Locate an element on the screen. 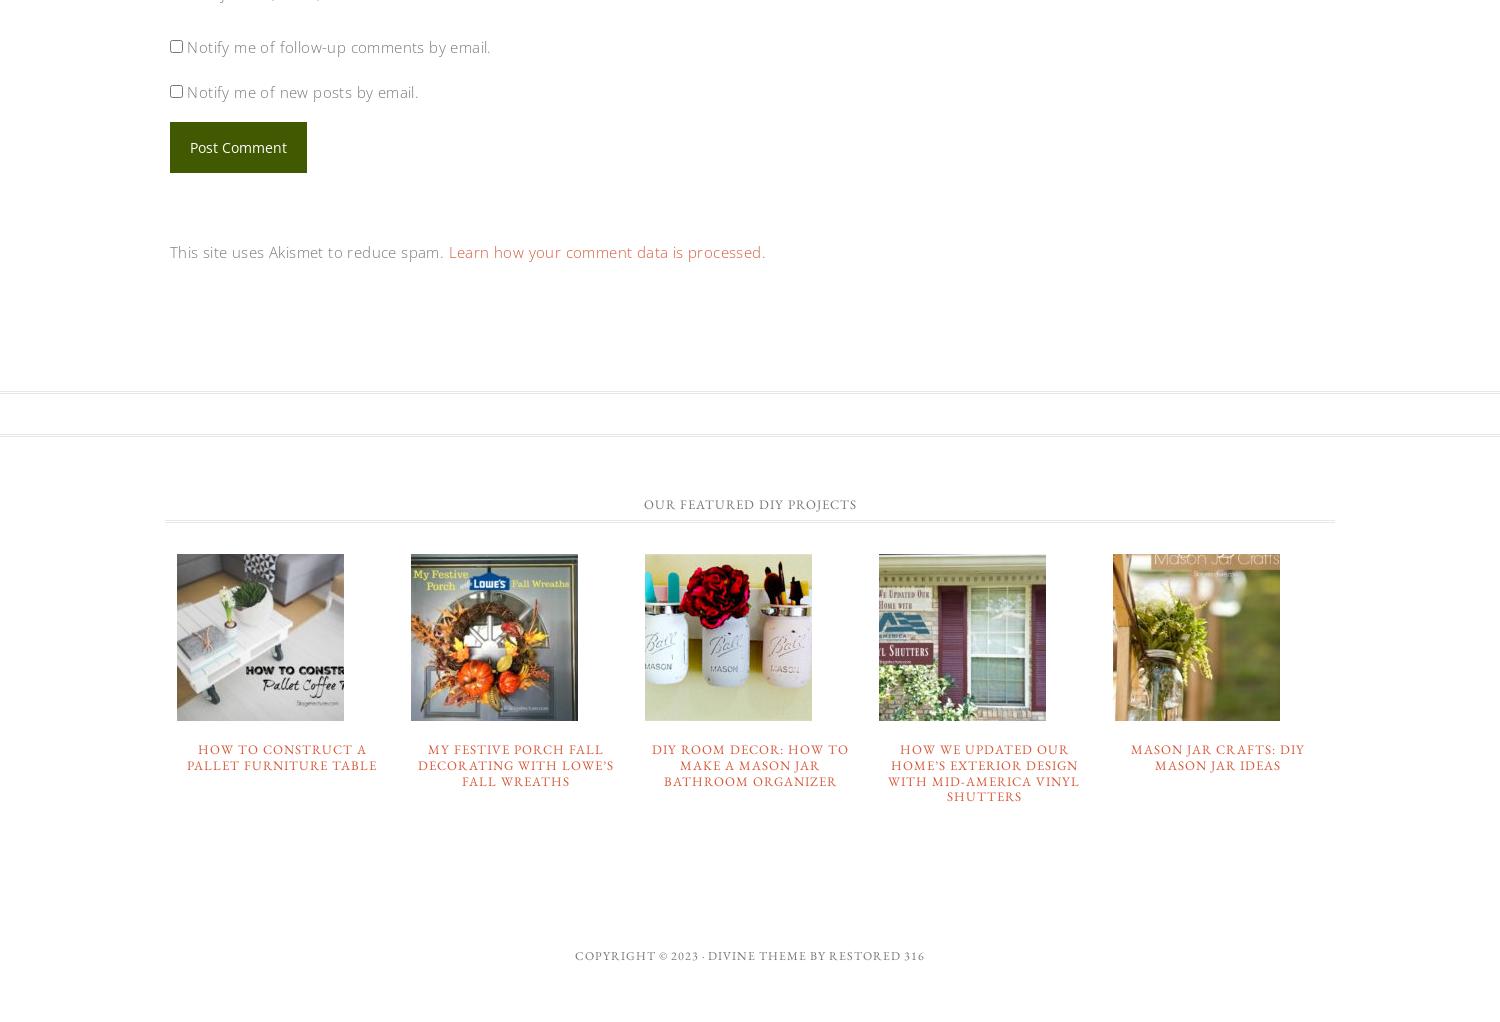  'How to Construct a Pallet Furniture Table' is located at coordinates (282, 756).